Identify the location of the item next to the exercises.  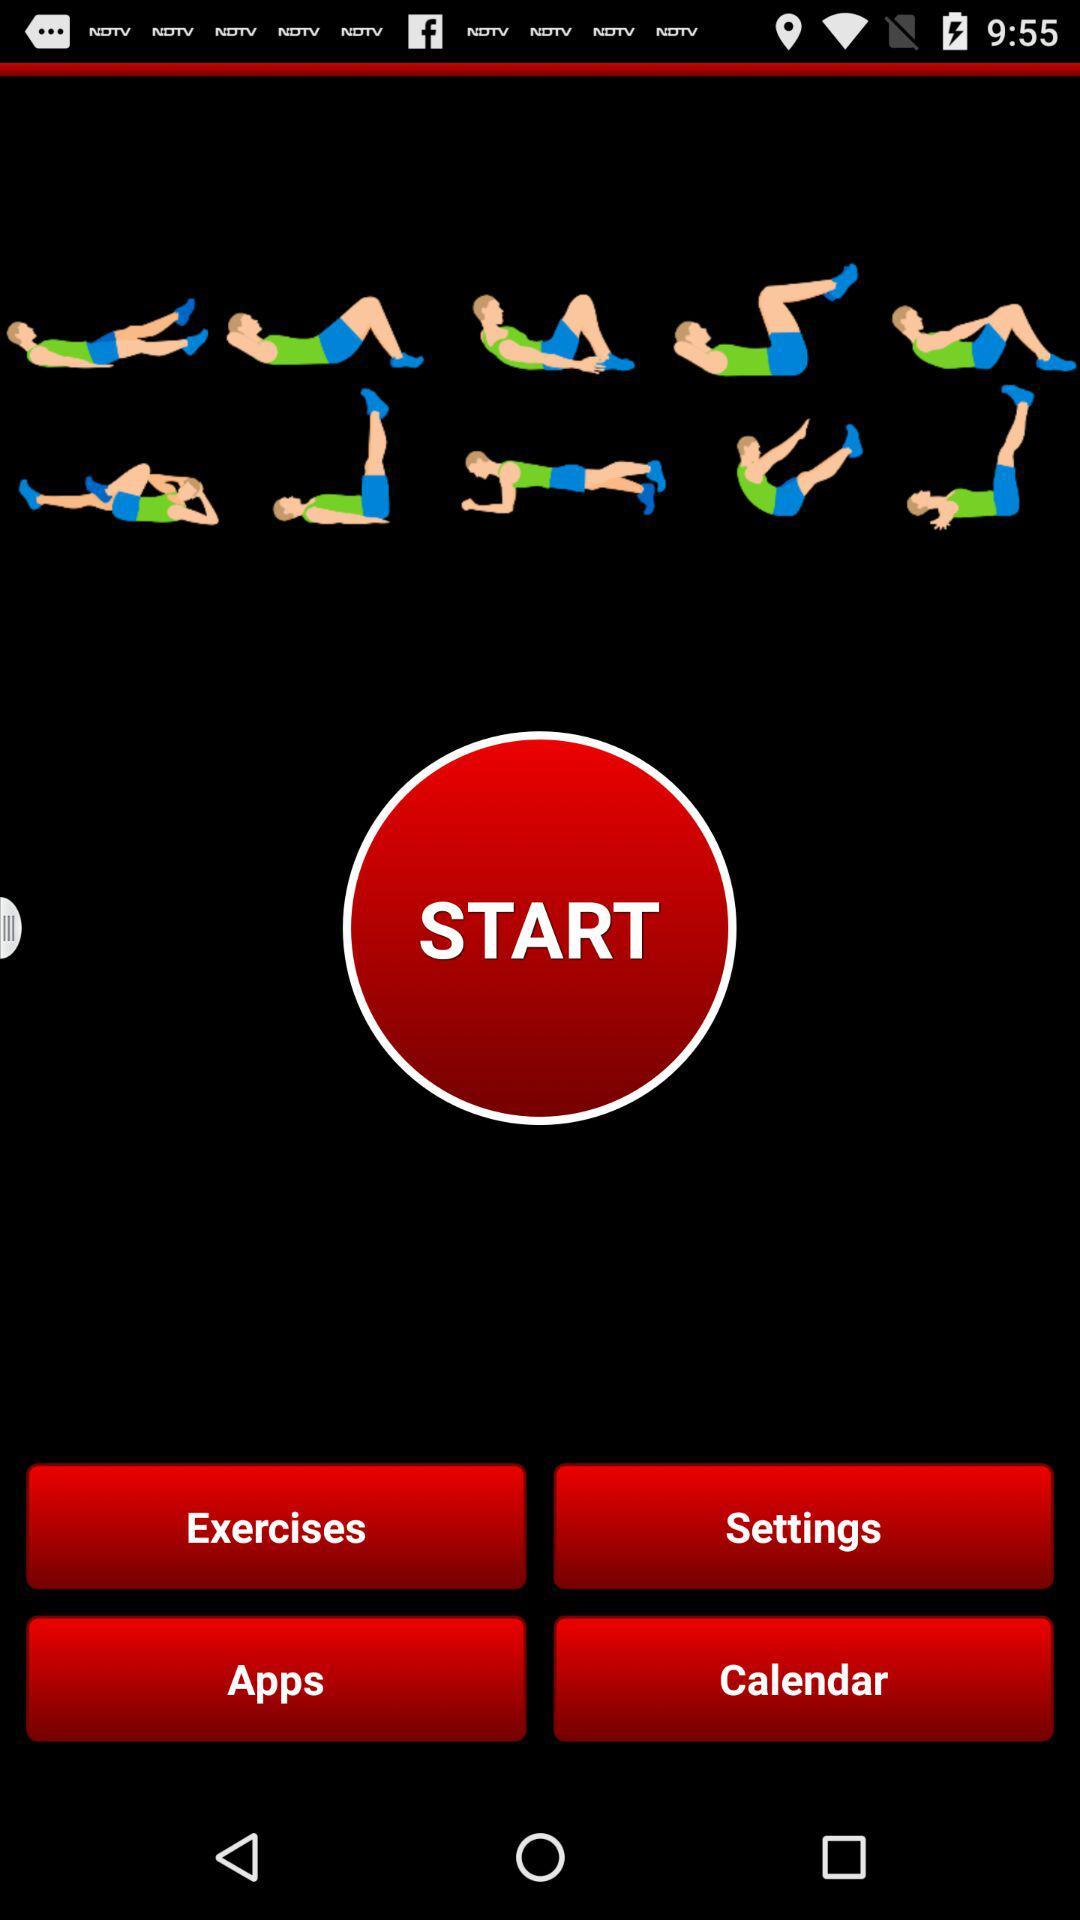
(802, 1525).